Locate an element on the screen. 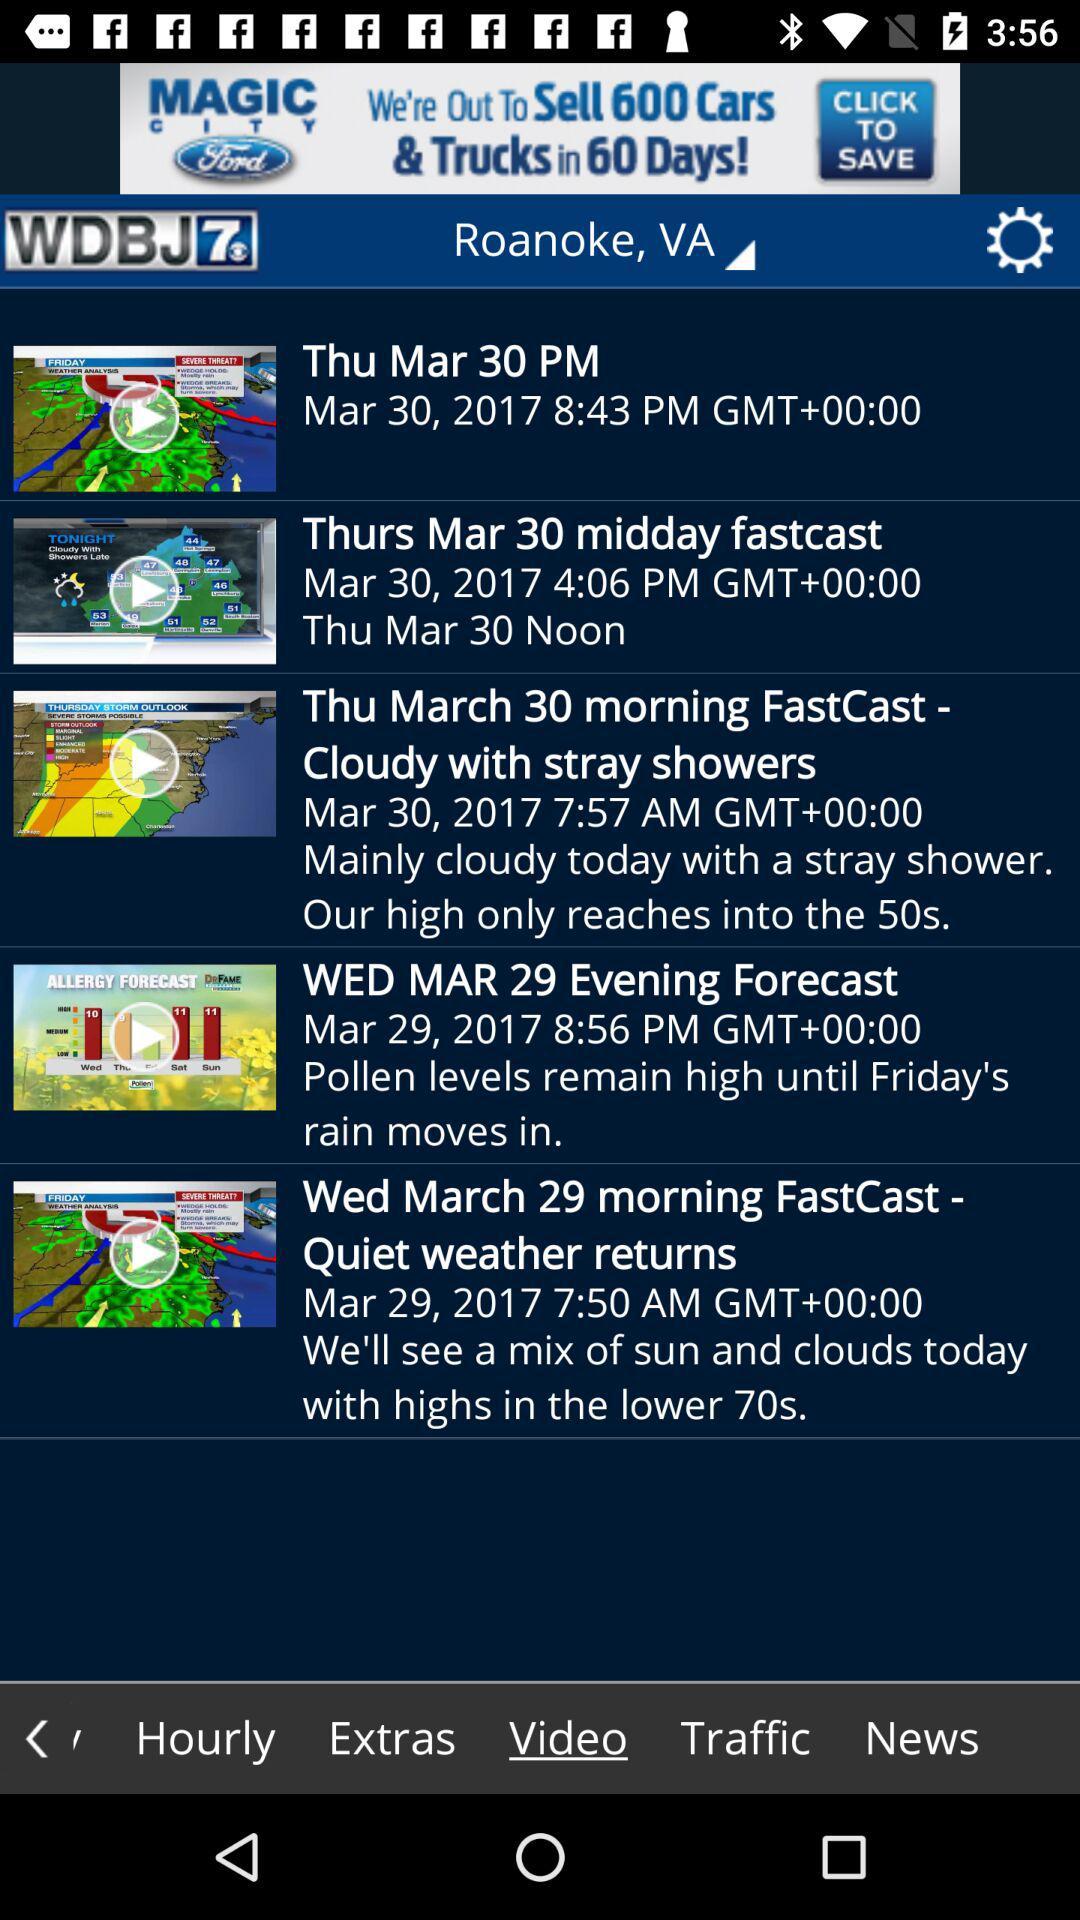 The image size is (1080, 1920). roanoke, va is located at coordinates (617, 240).